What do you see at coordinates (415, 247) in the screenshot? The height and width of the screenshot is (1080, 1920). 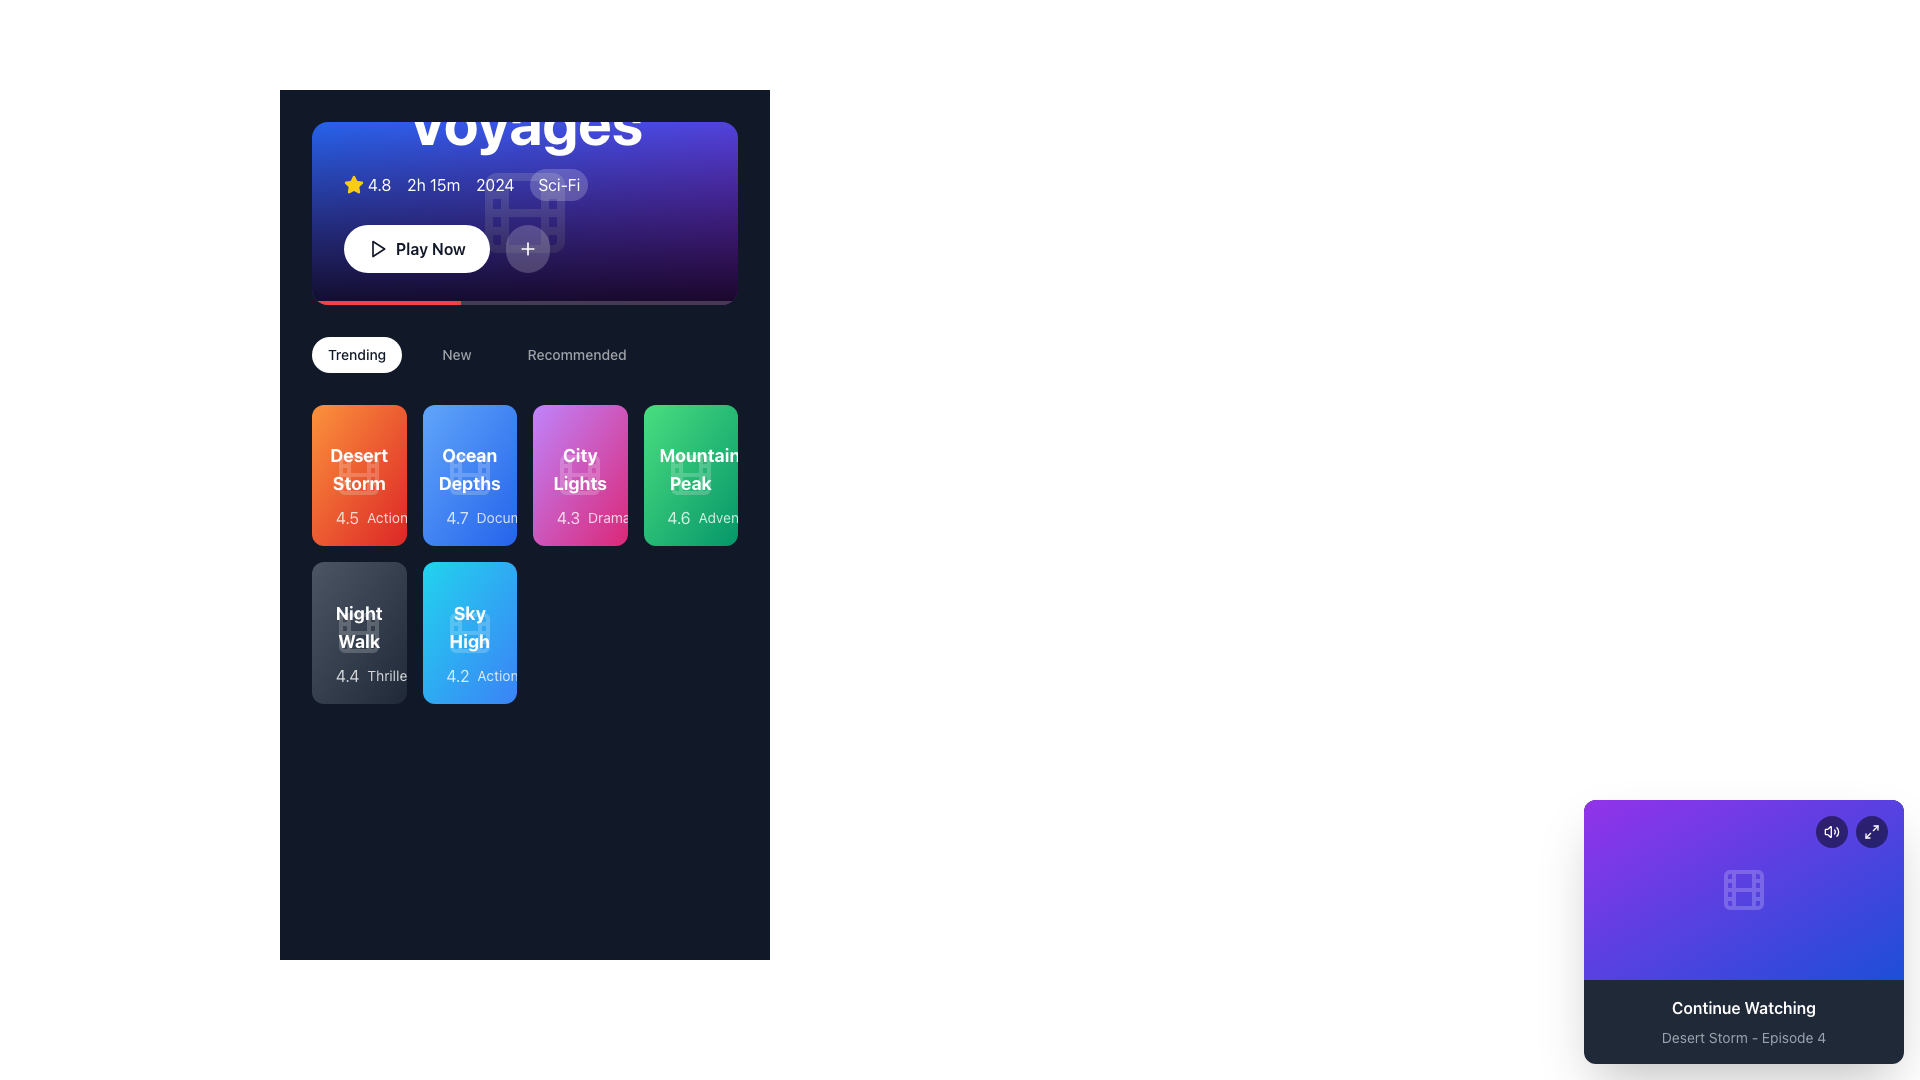 I see `the leftmost button below the title banner` at bounding box center [415, 247].